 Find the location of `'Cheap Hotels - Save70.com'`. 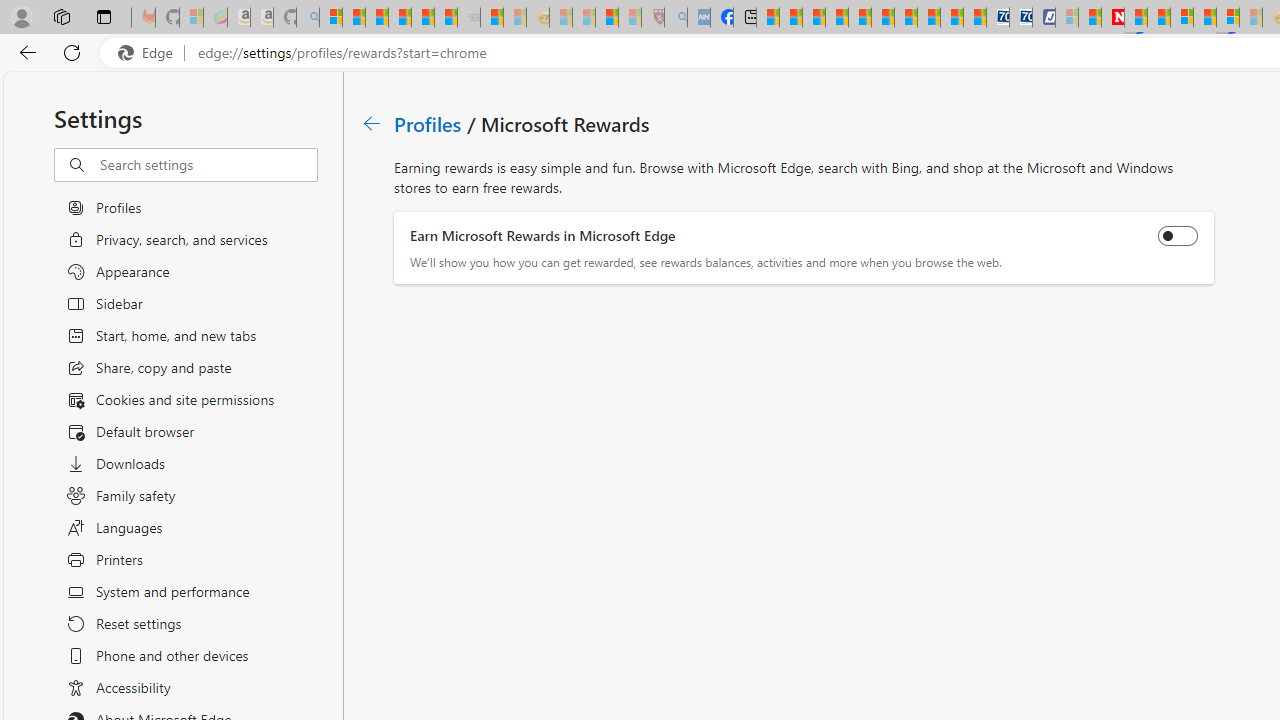

'Cheap Hotels - Save70.com' is located at coordinates (1020, 17).